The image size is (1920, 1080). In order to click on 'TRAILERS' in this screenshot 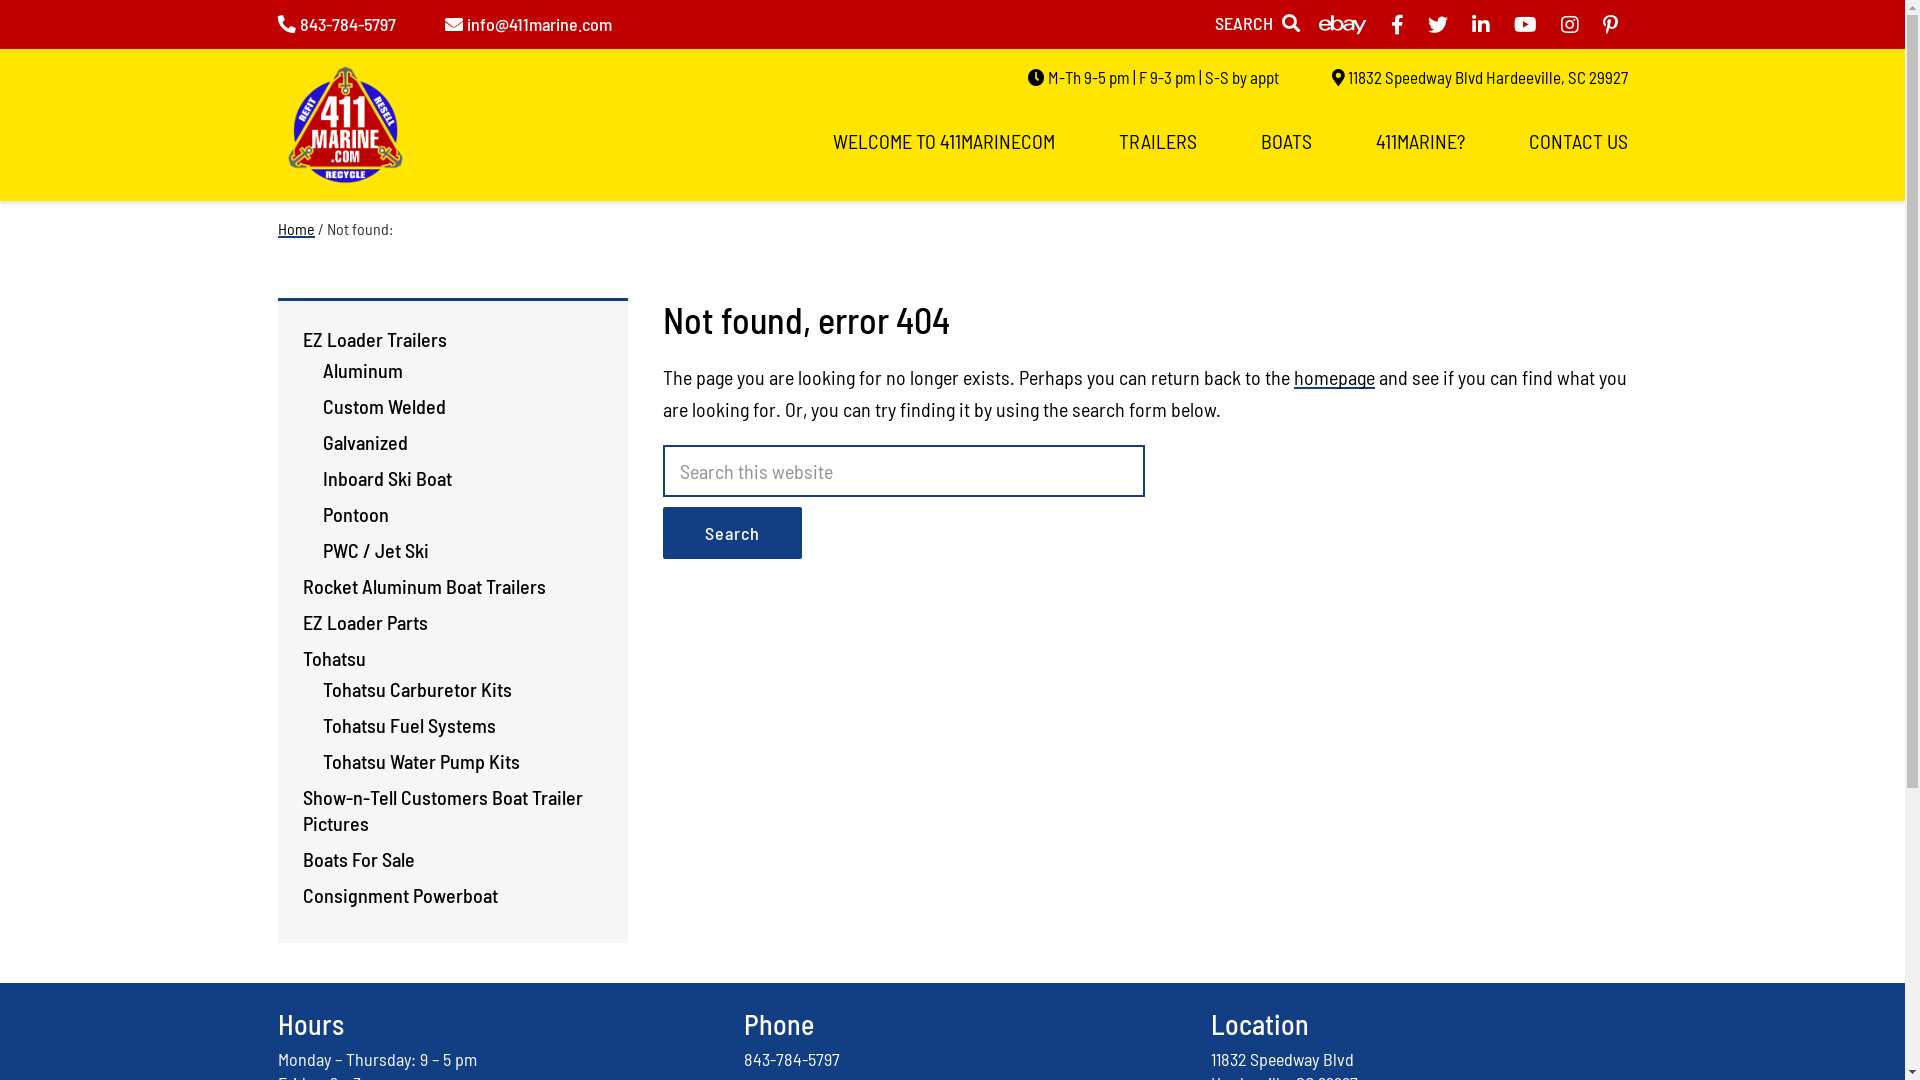, I will do `click(1156, 140)`.